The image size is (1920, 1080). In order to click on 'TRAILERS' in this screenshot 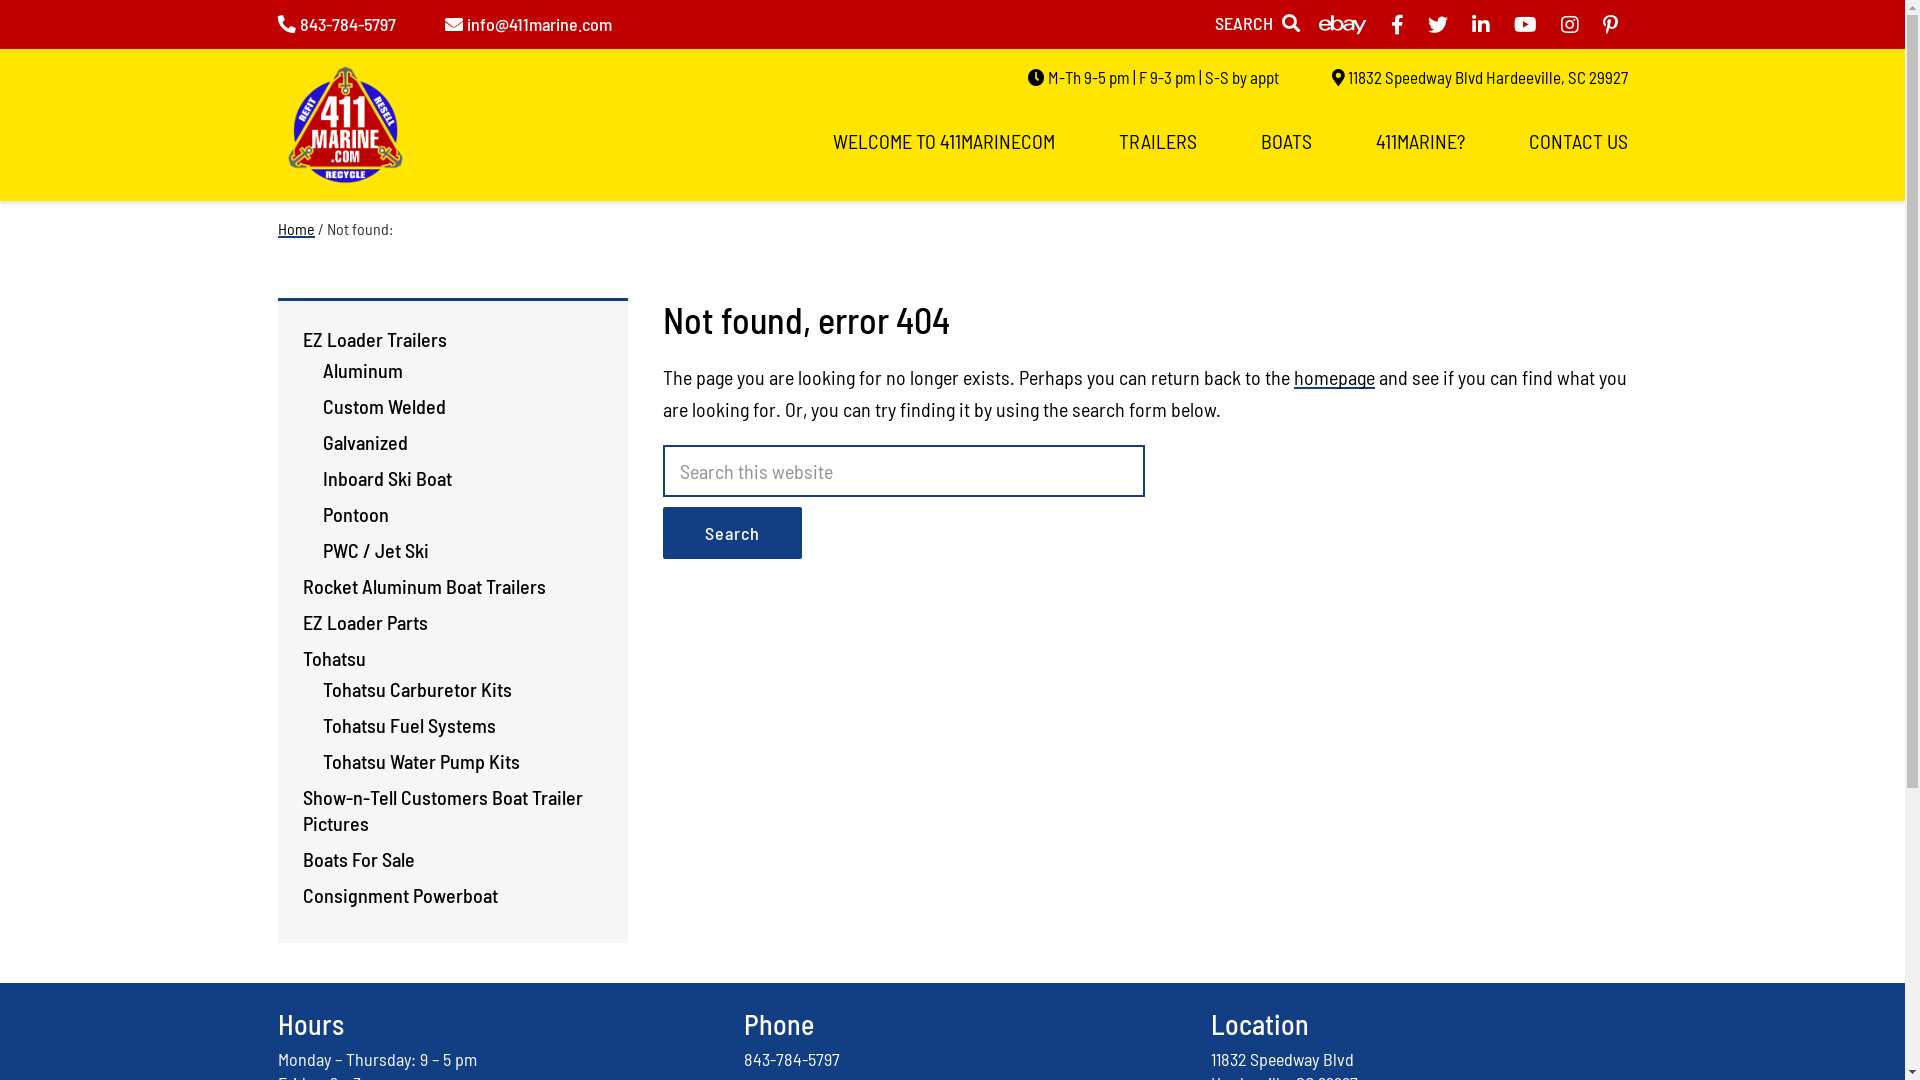, I will do `click(1156, 140)`.